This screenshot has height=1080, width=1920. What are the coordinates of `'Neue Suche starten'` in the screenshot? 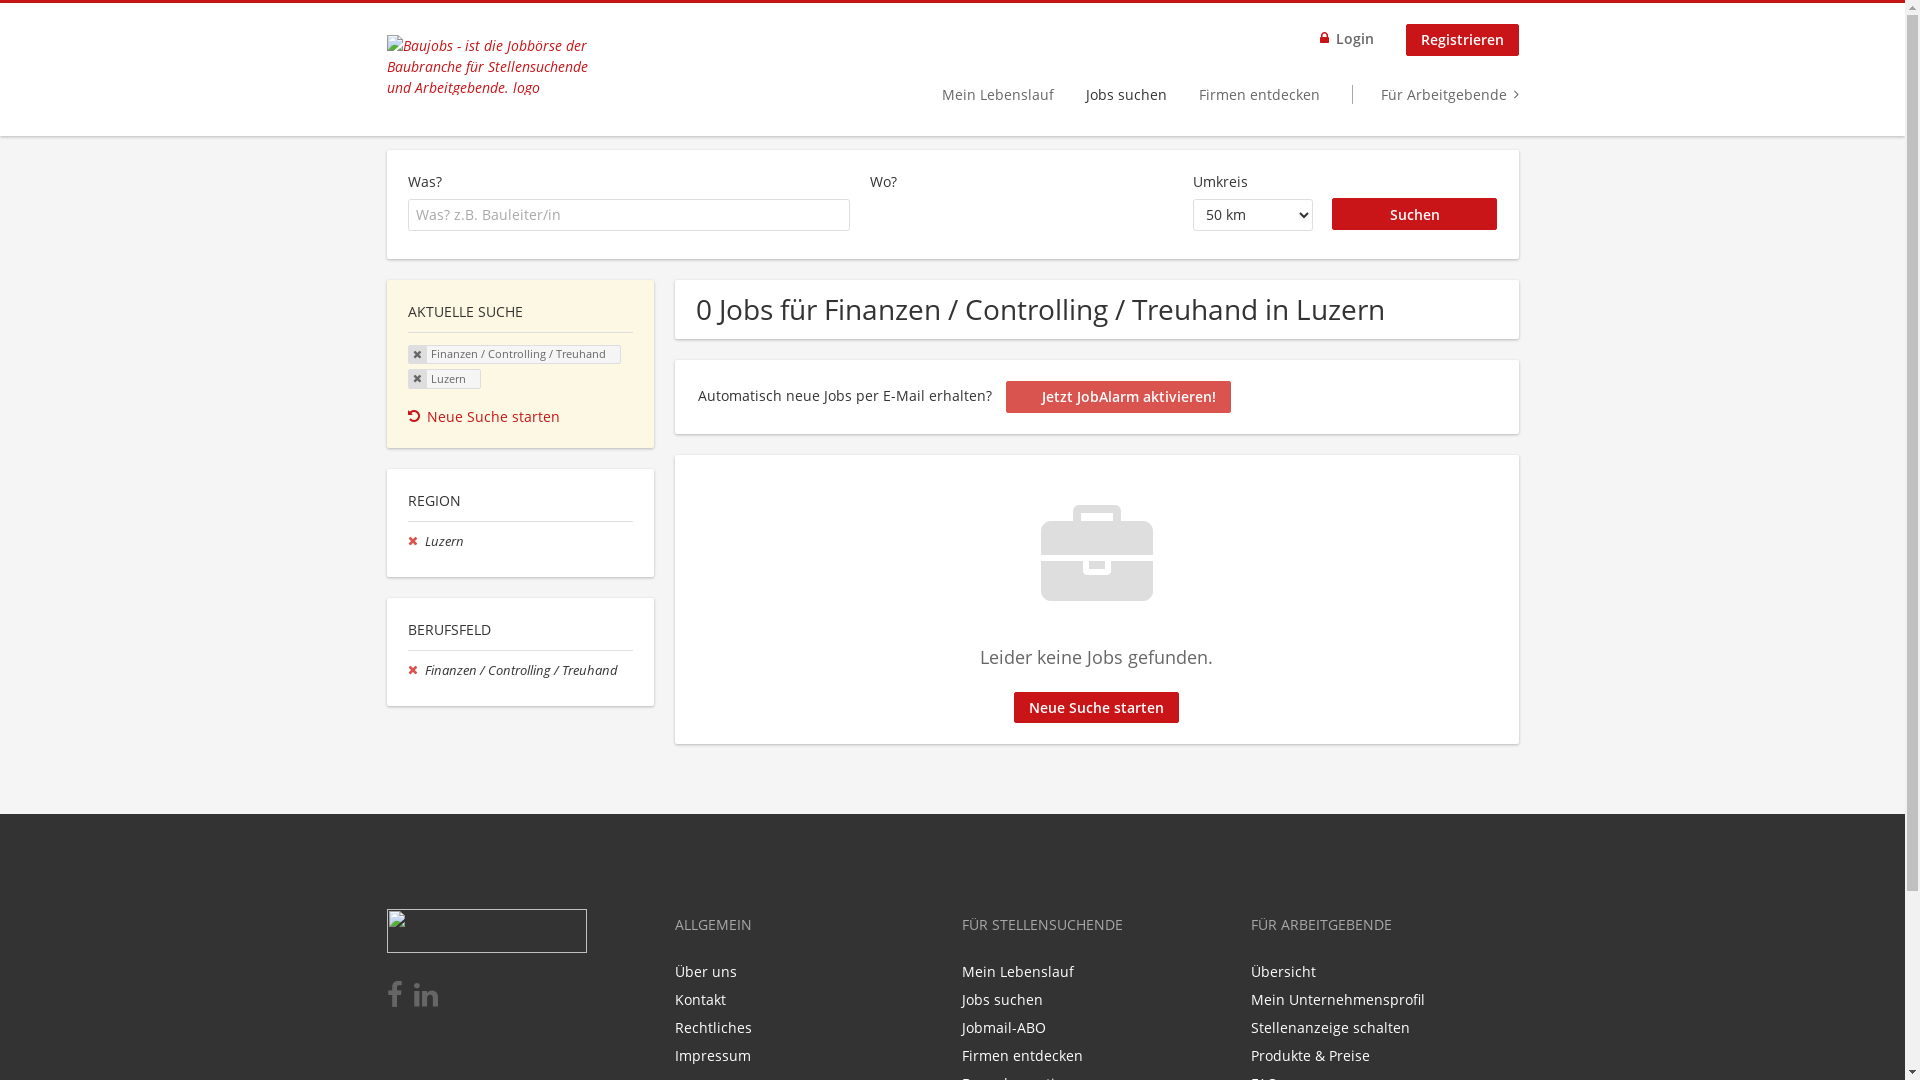 It's located at (407, 415).